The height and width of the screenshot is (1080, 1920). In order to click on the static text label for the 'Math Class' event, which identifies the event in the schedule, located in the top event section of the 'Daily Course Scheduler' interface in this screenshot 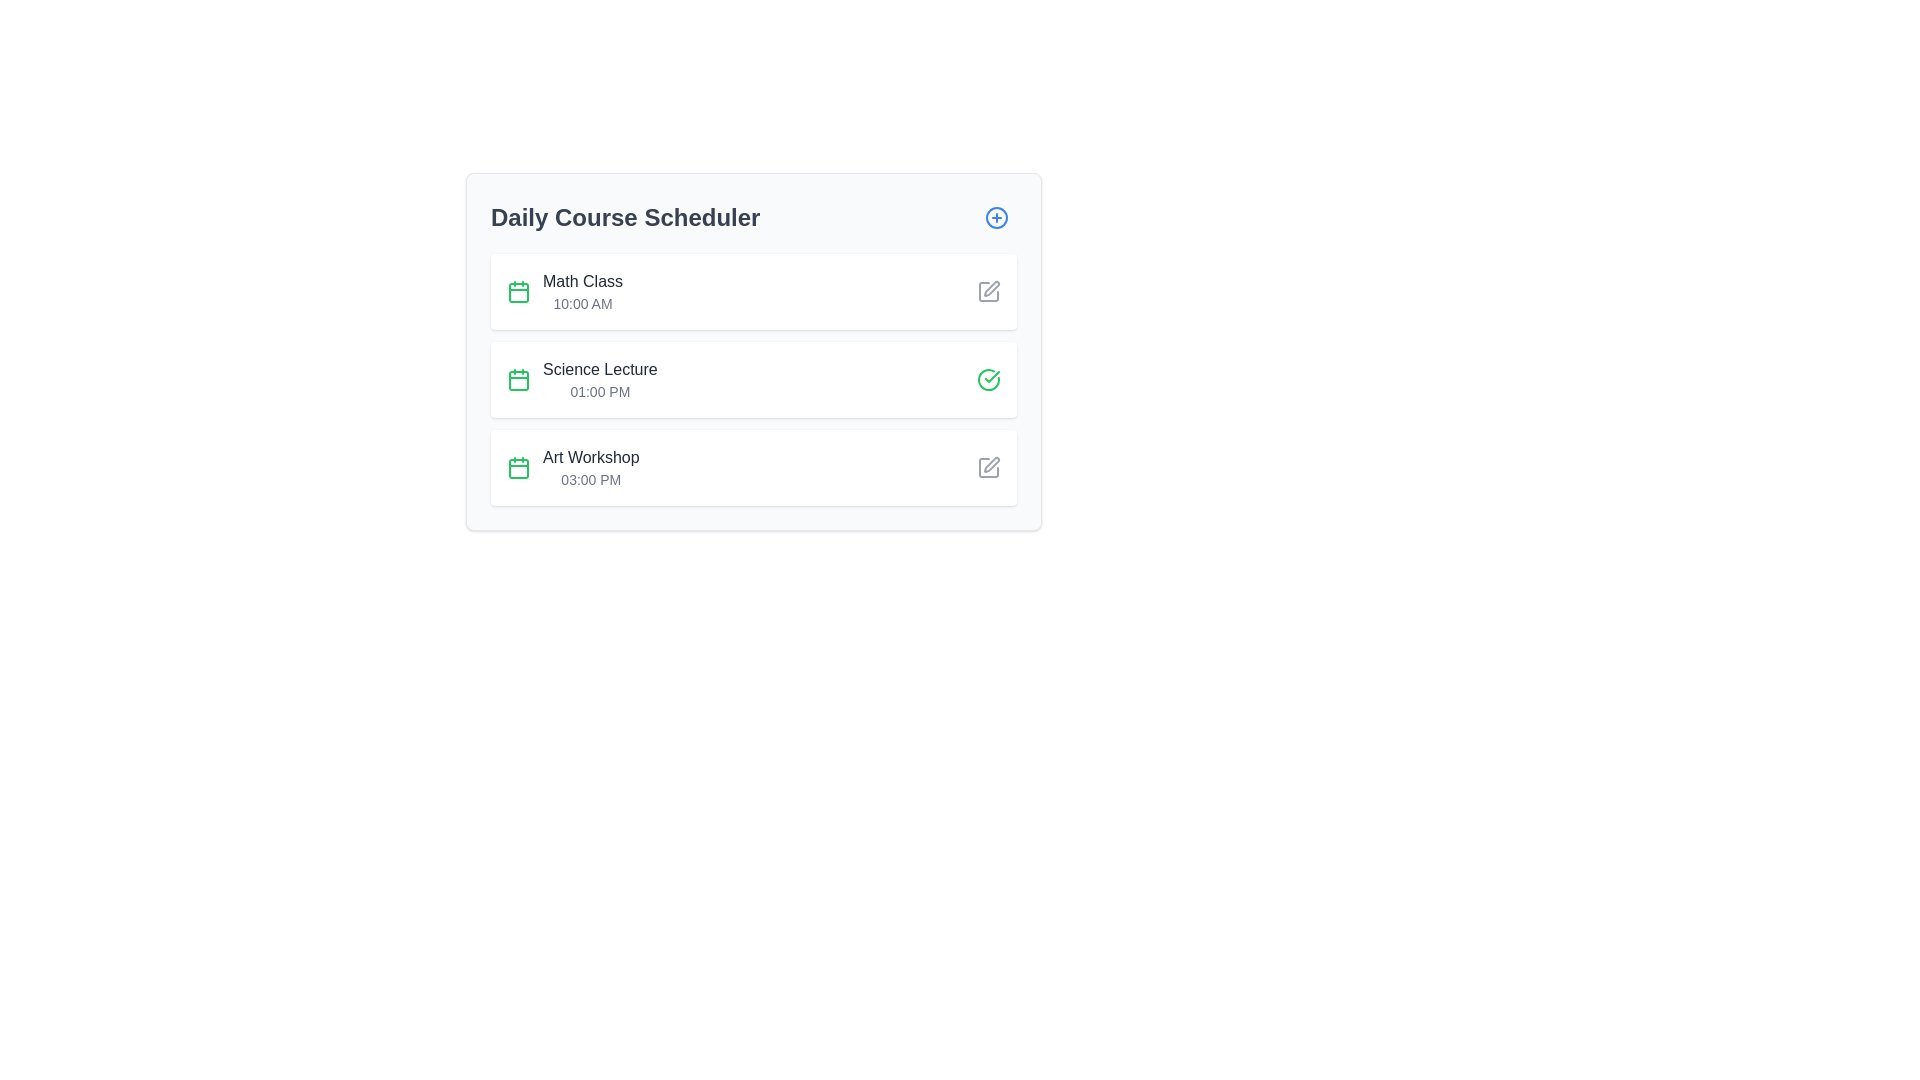, I will do `click(582, 281)`.